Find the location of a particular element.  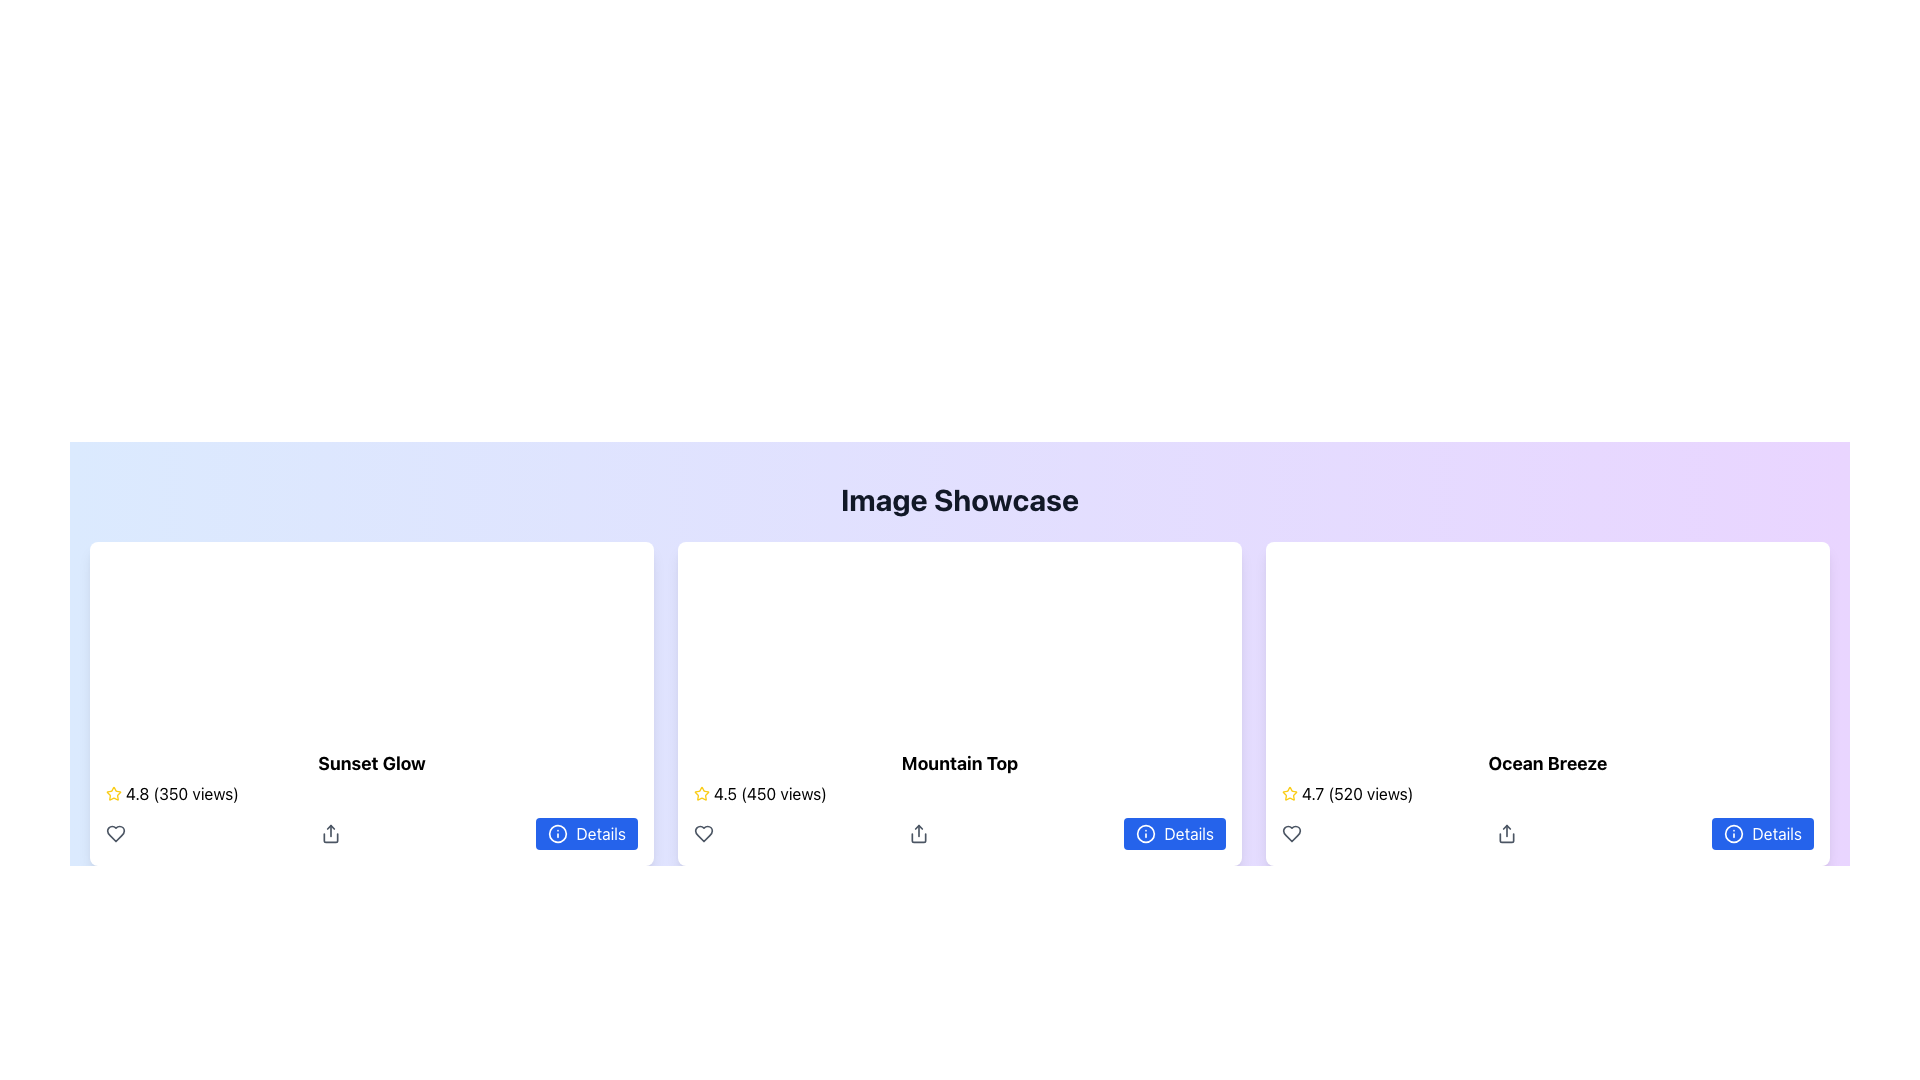

the heart-shaped button outlined in gray, located below the rating information of the 'Mountain Top' showcase item, to change its color to red is located at coordinates (704, 833).